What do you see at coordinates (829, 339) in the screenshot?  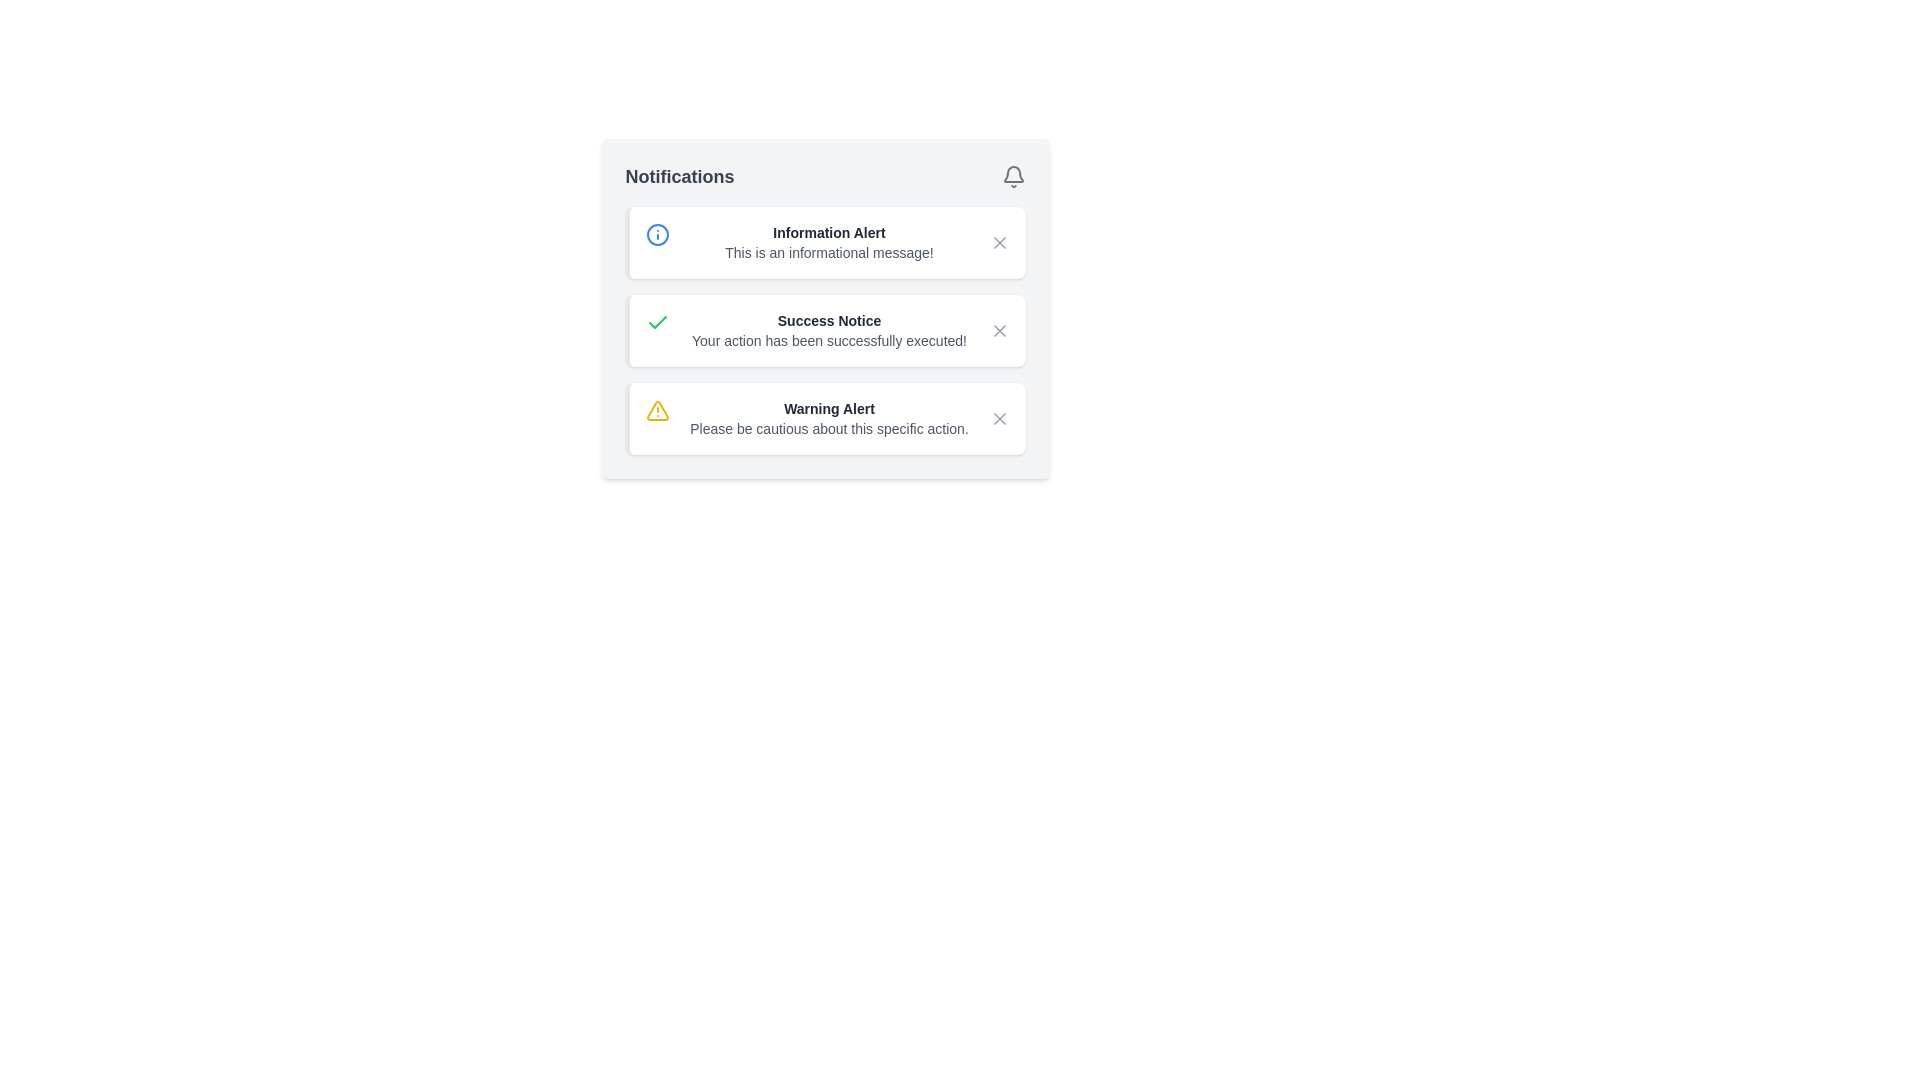 I see `text 'Your action has been successfully executed!' located in the notification card titled 'Success Notice', which is centered within the second notification card in a vertical list of notifications` at bounding box center [829, 339].